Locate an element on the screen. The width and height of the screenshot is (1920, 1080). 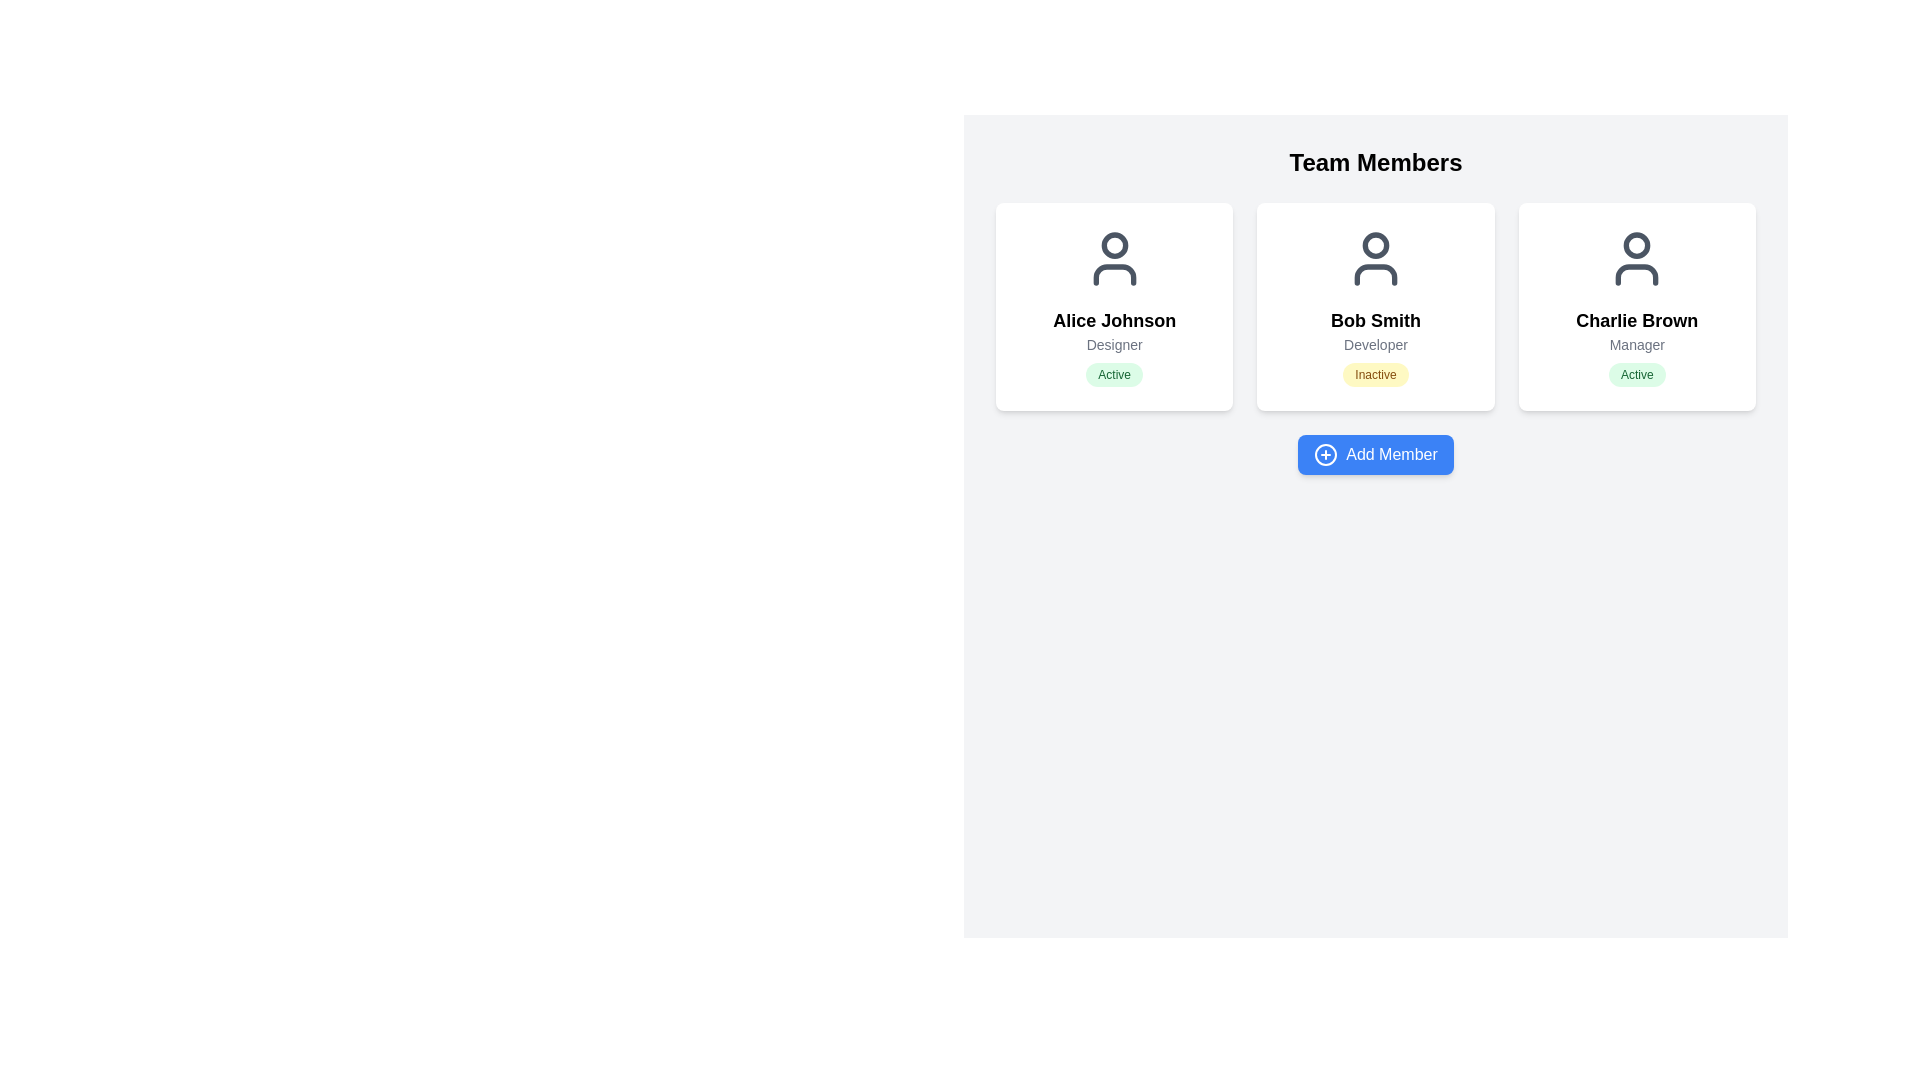
the user profile icon located at the top-left of the card labeled 'Bob Smith', which serves as the user's identifier is located at coordinates (1375, 257).